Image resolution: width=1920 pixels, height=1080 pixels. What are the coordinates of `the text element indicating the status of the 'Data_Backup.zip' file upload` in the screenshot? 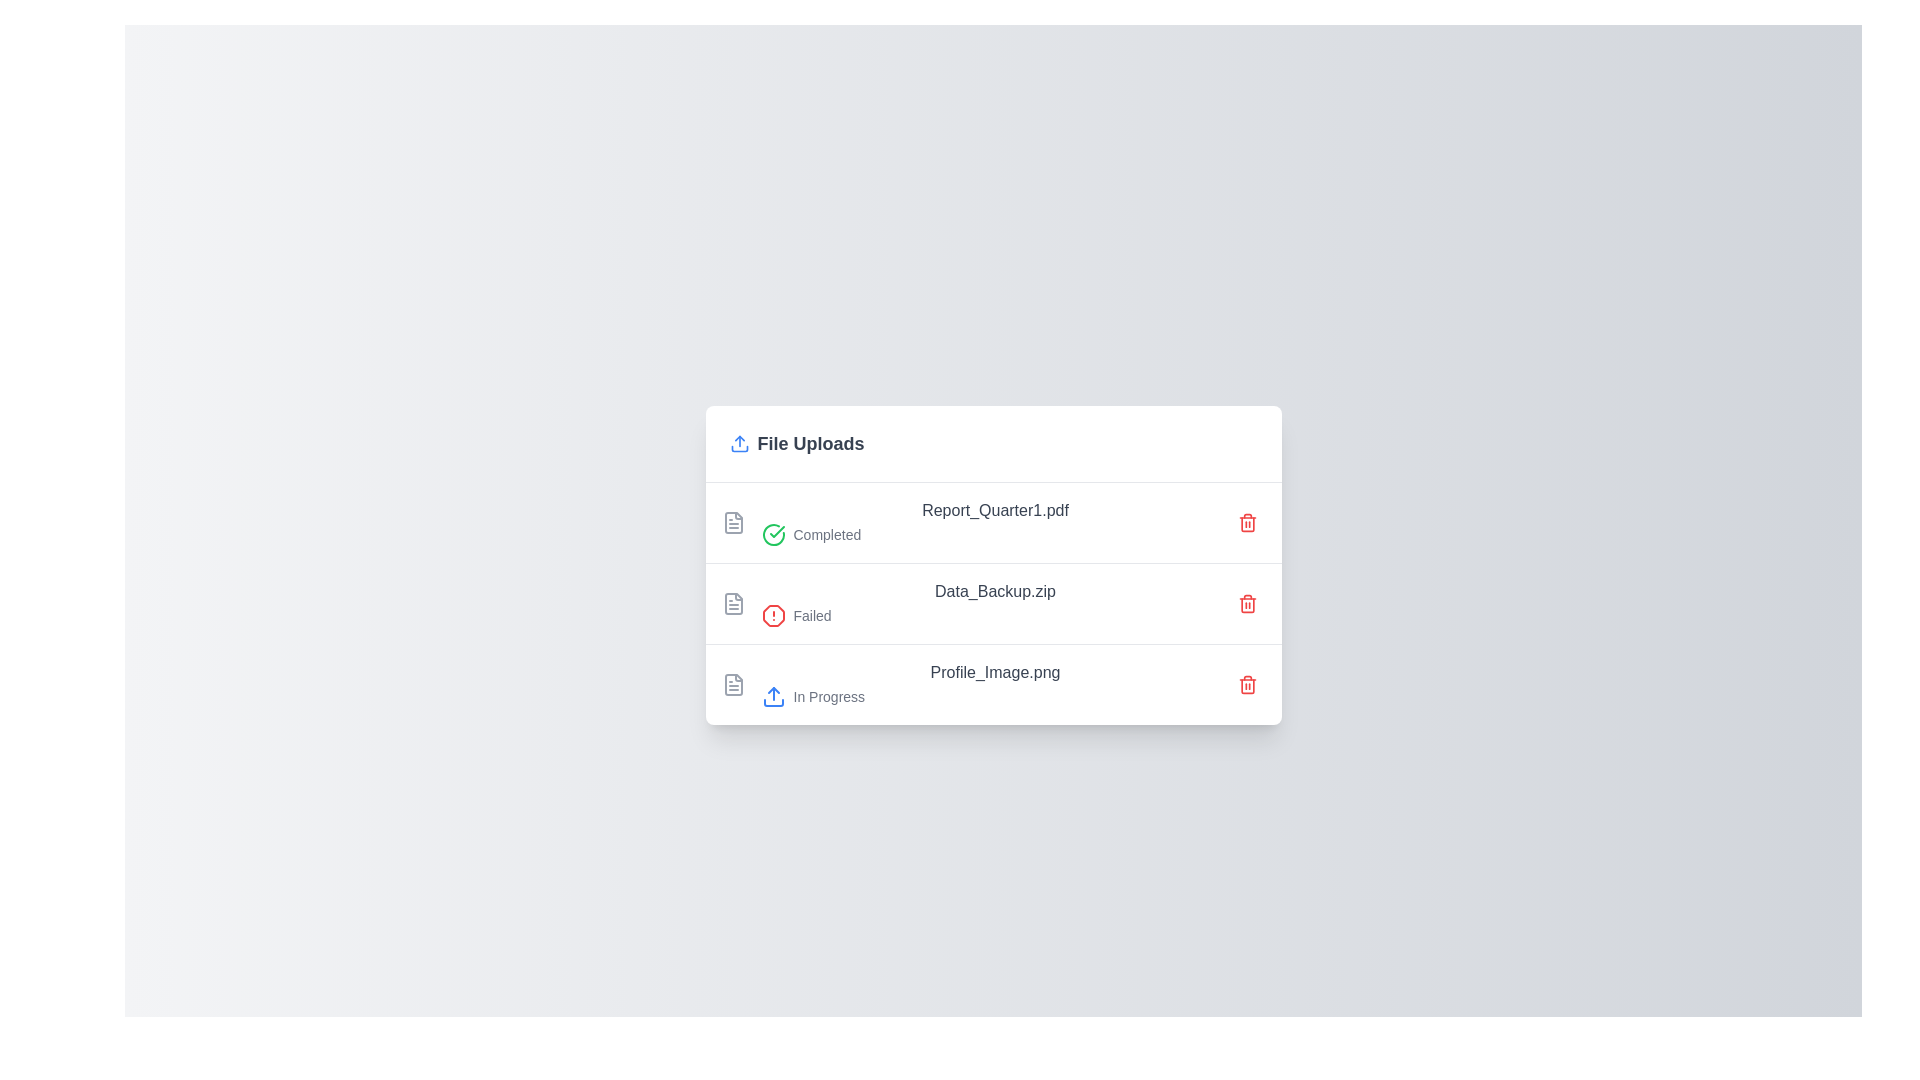 It's located at (995, 602).